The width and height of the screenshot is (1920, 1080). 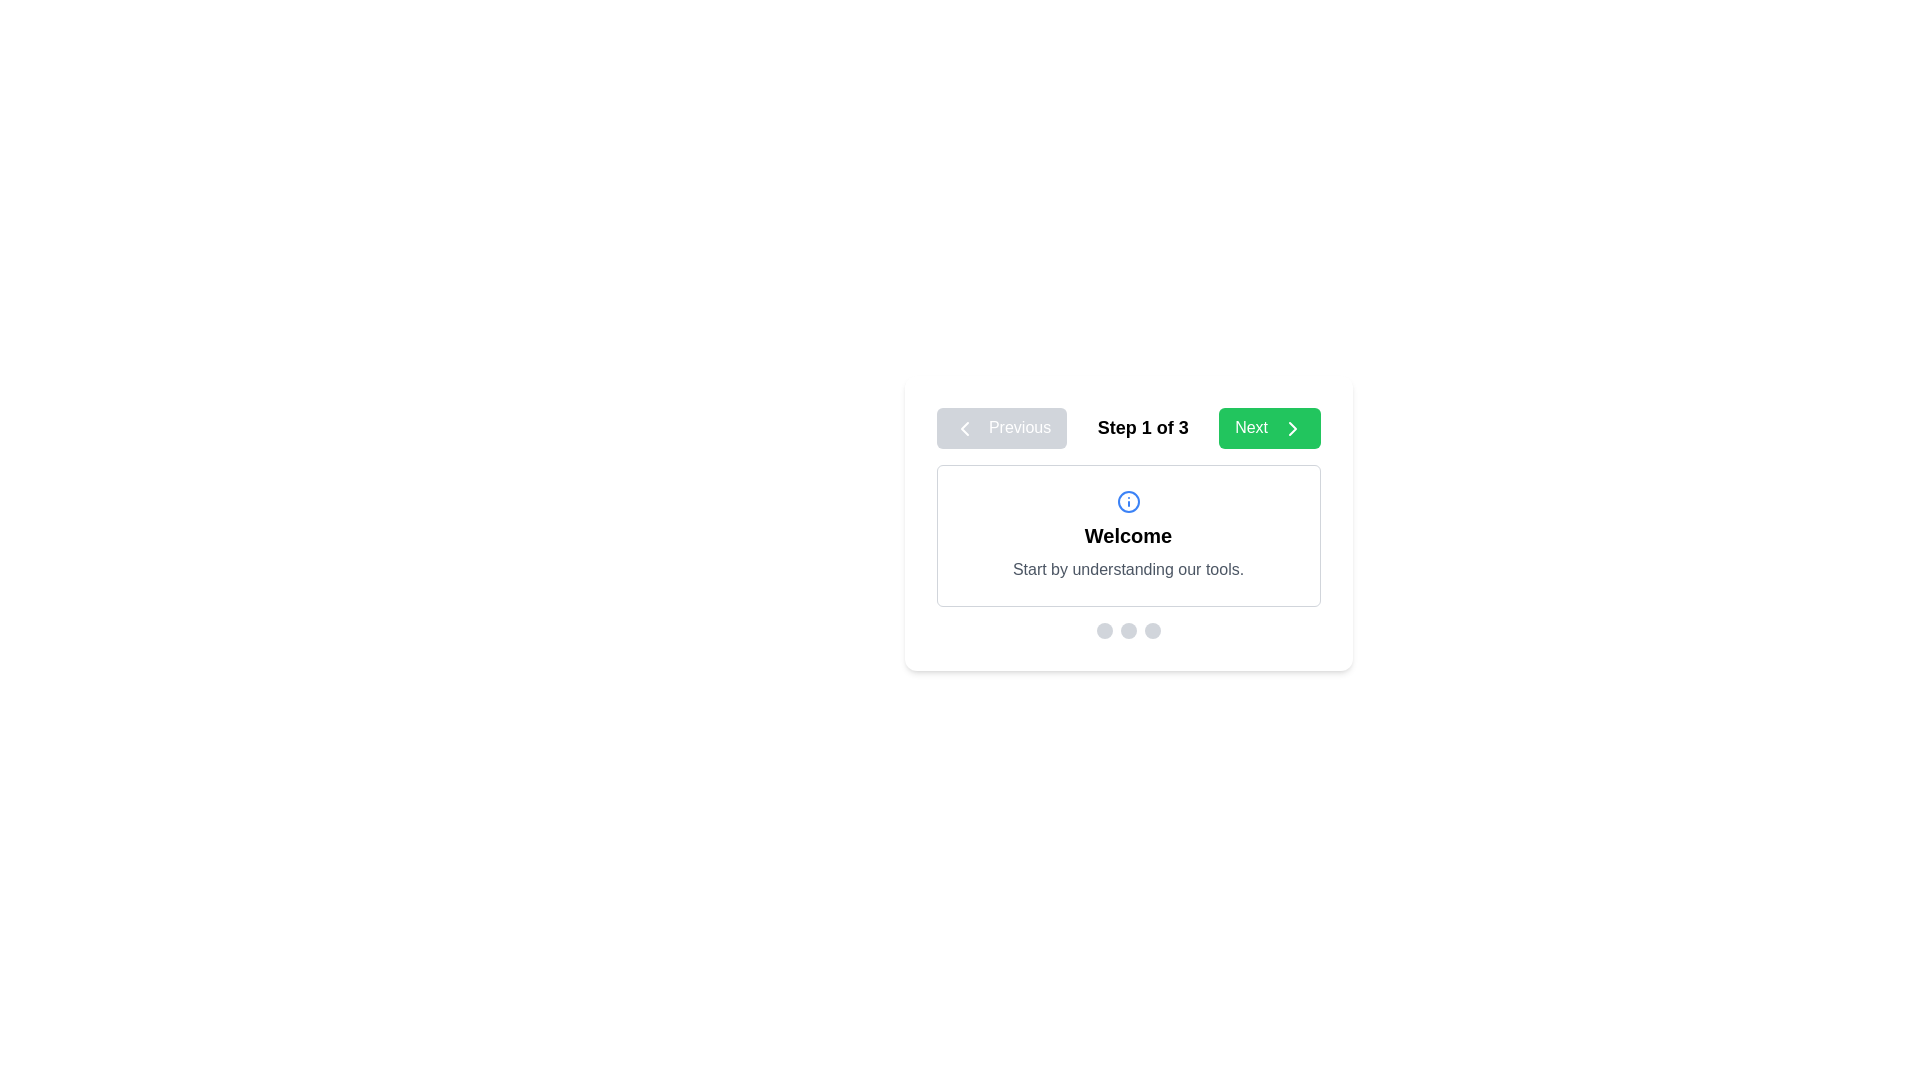 What do you see at coordinates (1143, 427) in the screenshot?
I see `the bold text 'Step 1 of 3' located in the header section of the navigation interface, which is centrally placed between the 'Previous' and 'Next' buttons` at bounding box center [1143, 427].